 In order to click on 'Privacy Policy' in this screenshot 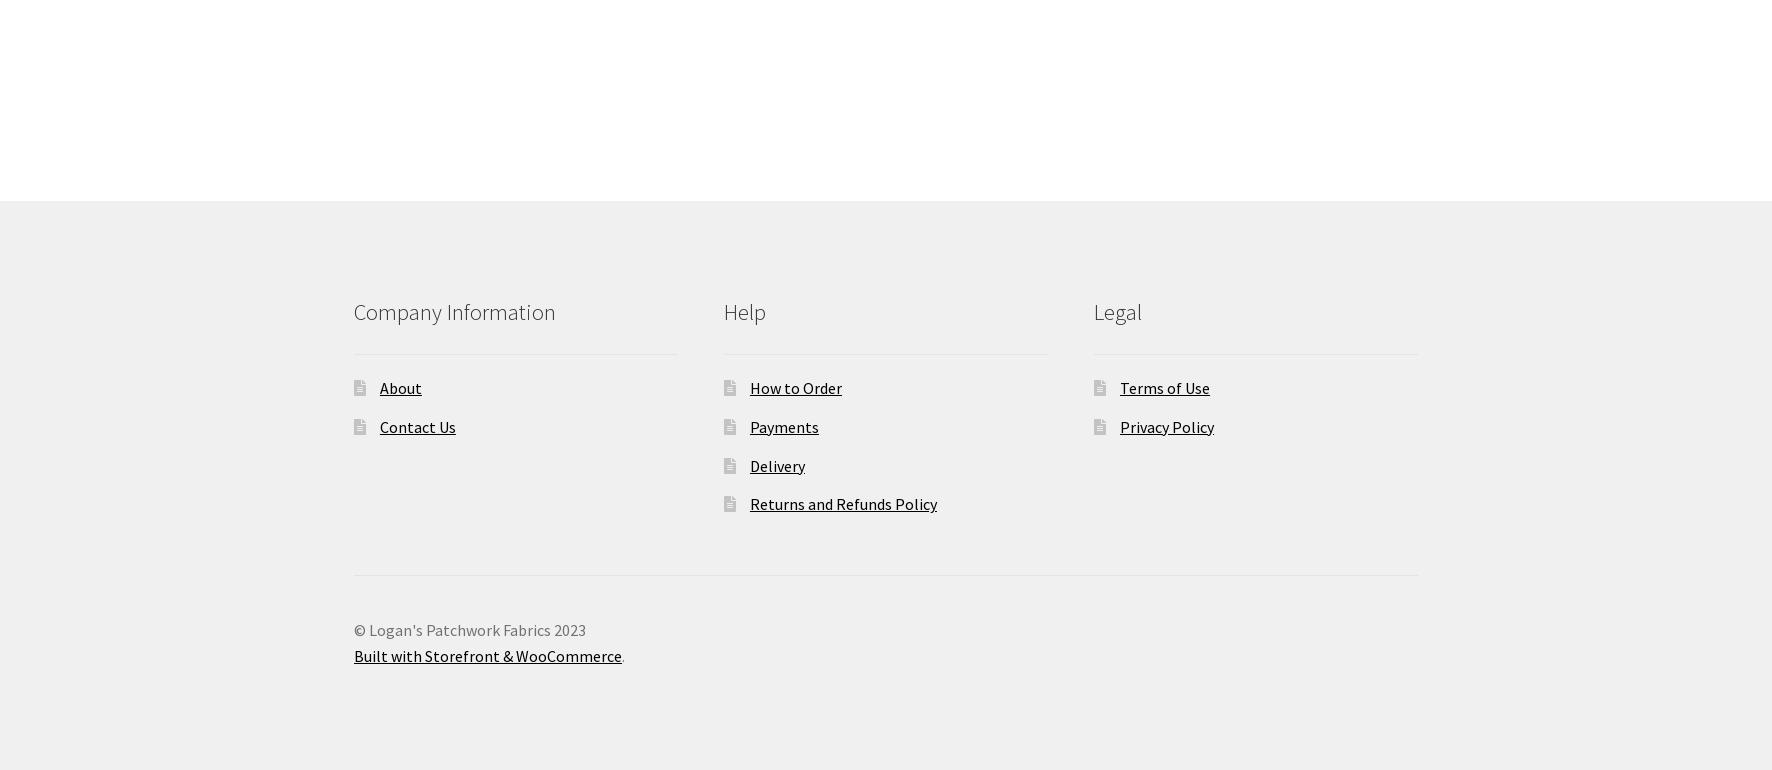, I will do `click(1166, 424)`.